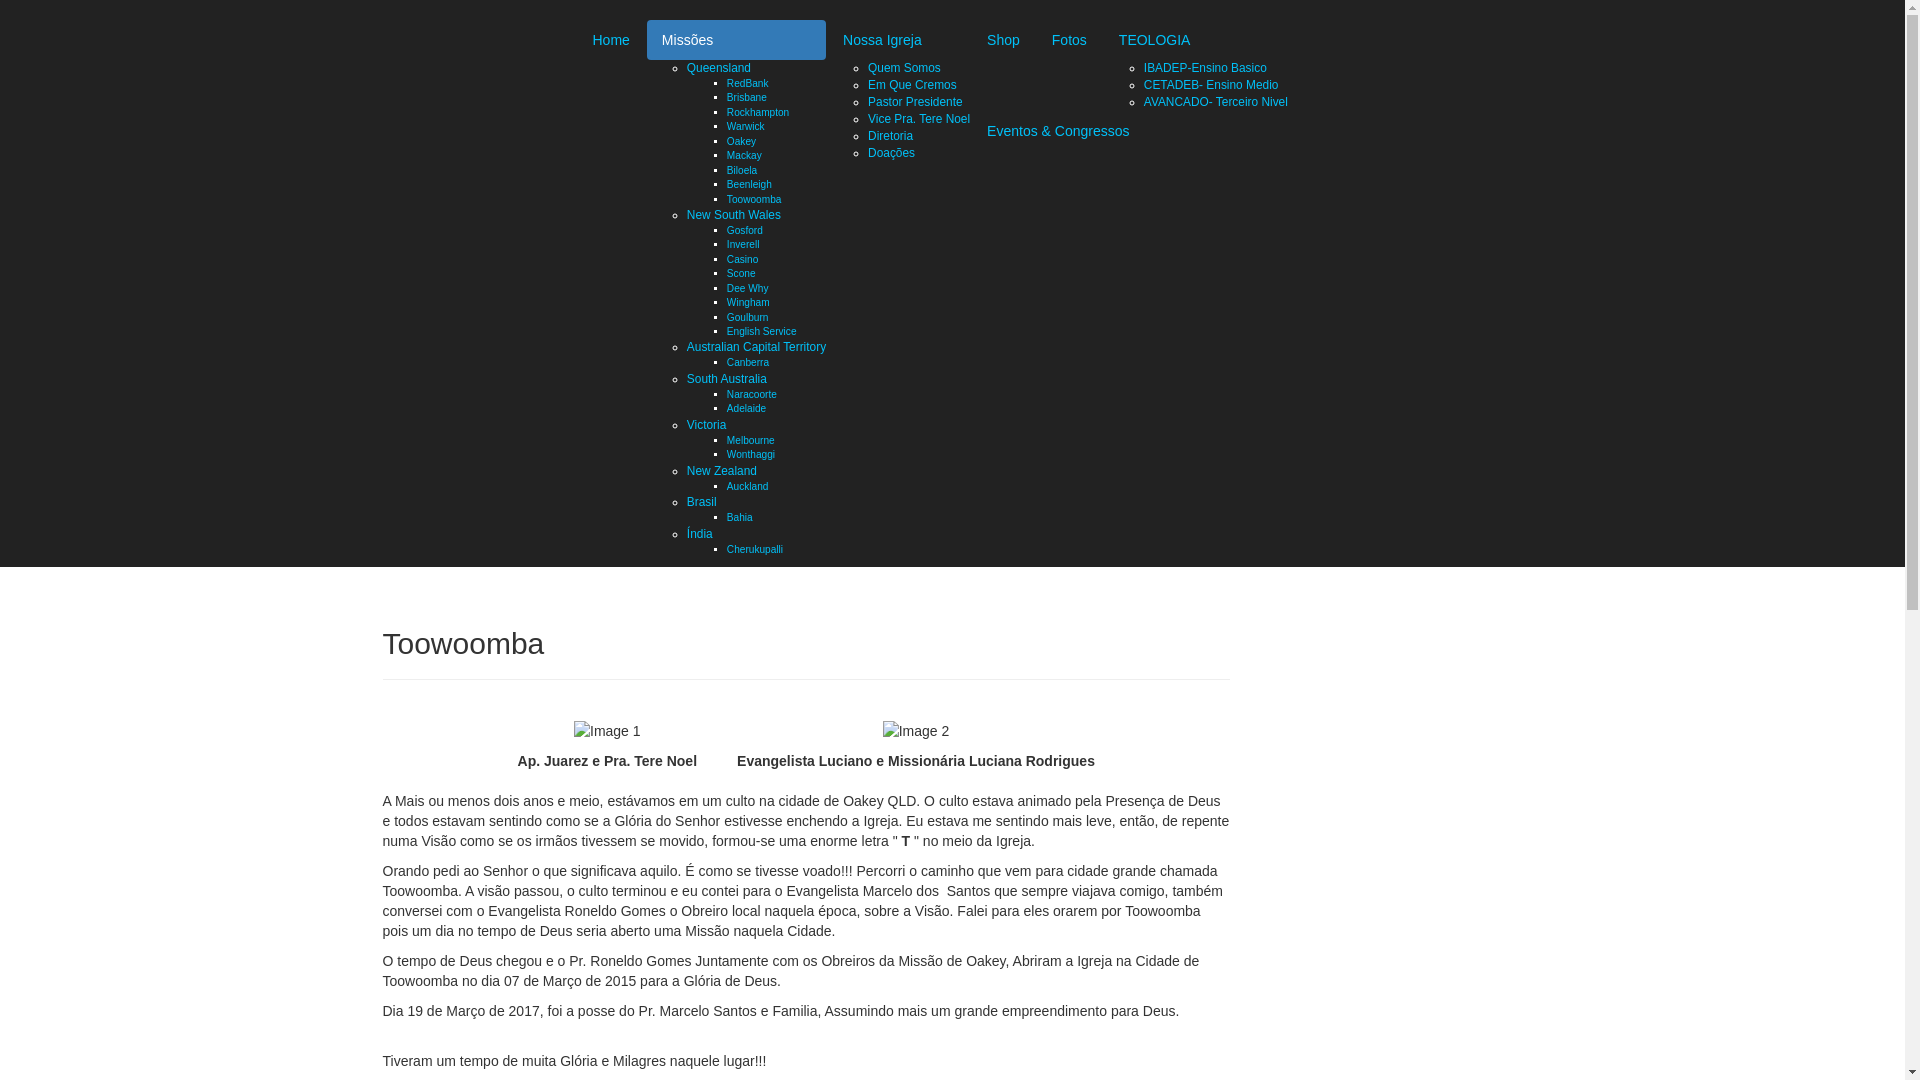 This screenshot has width=1920, height=1080. I want to click on 'CETADEB- Ensino Medio', so click(1143, 83).